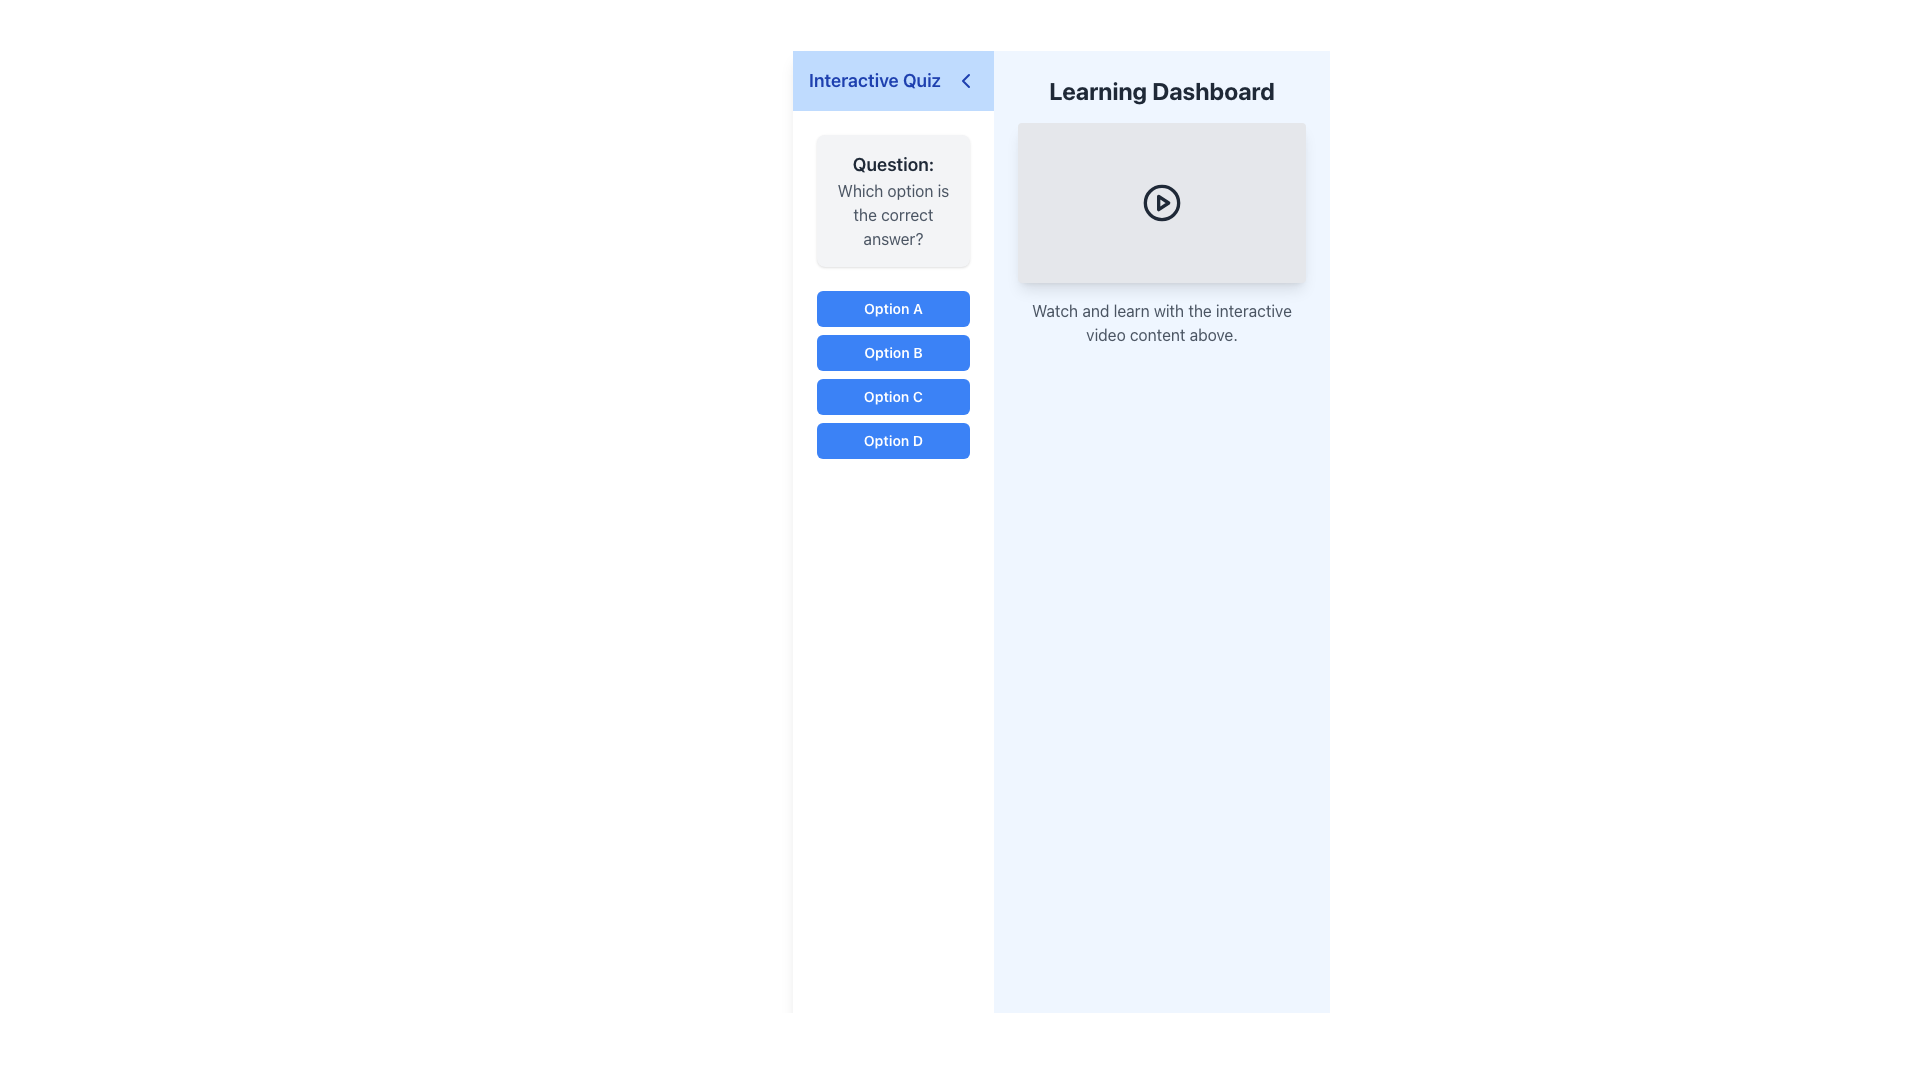 Image resolution: width=1920 pixels, height=1080 pixels. Describe the element at coordinates (892, 397) in the screenshot. I see `the button labeled 'Option C' in the quiz interface` at that location.